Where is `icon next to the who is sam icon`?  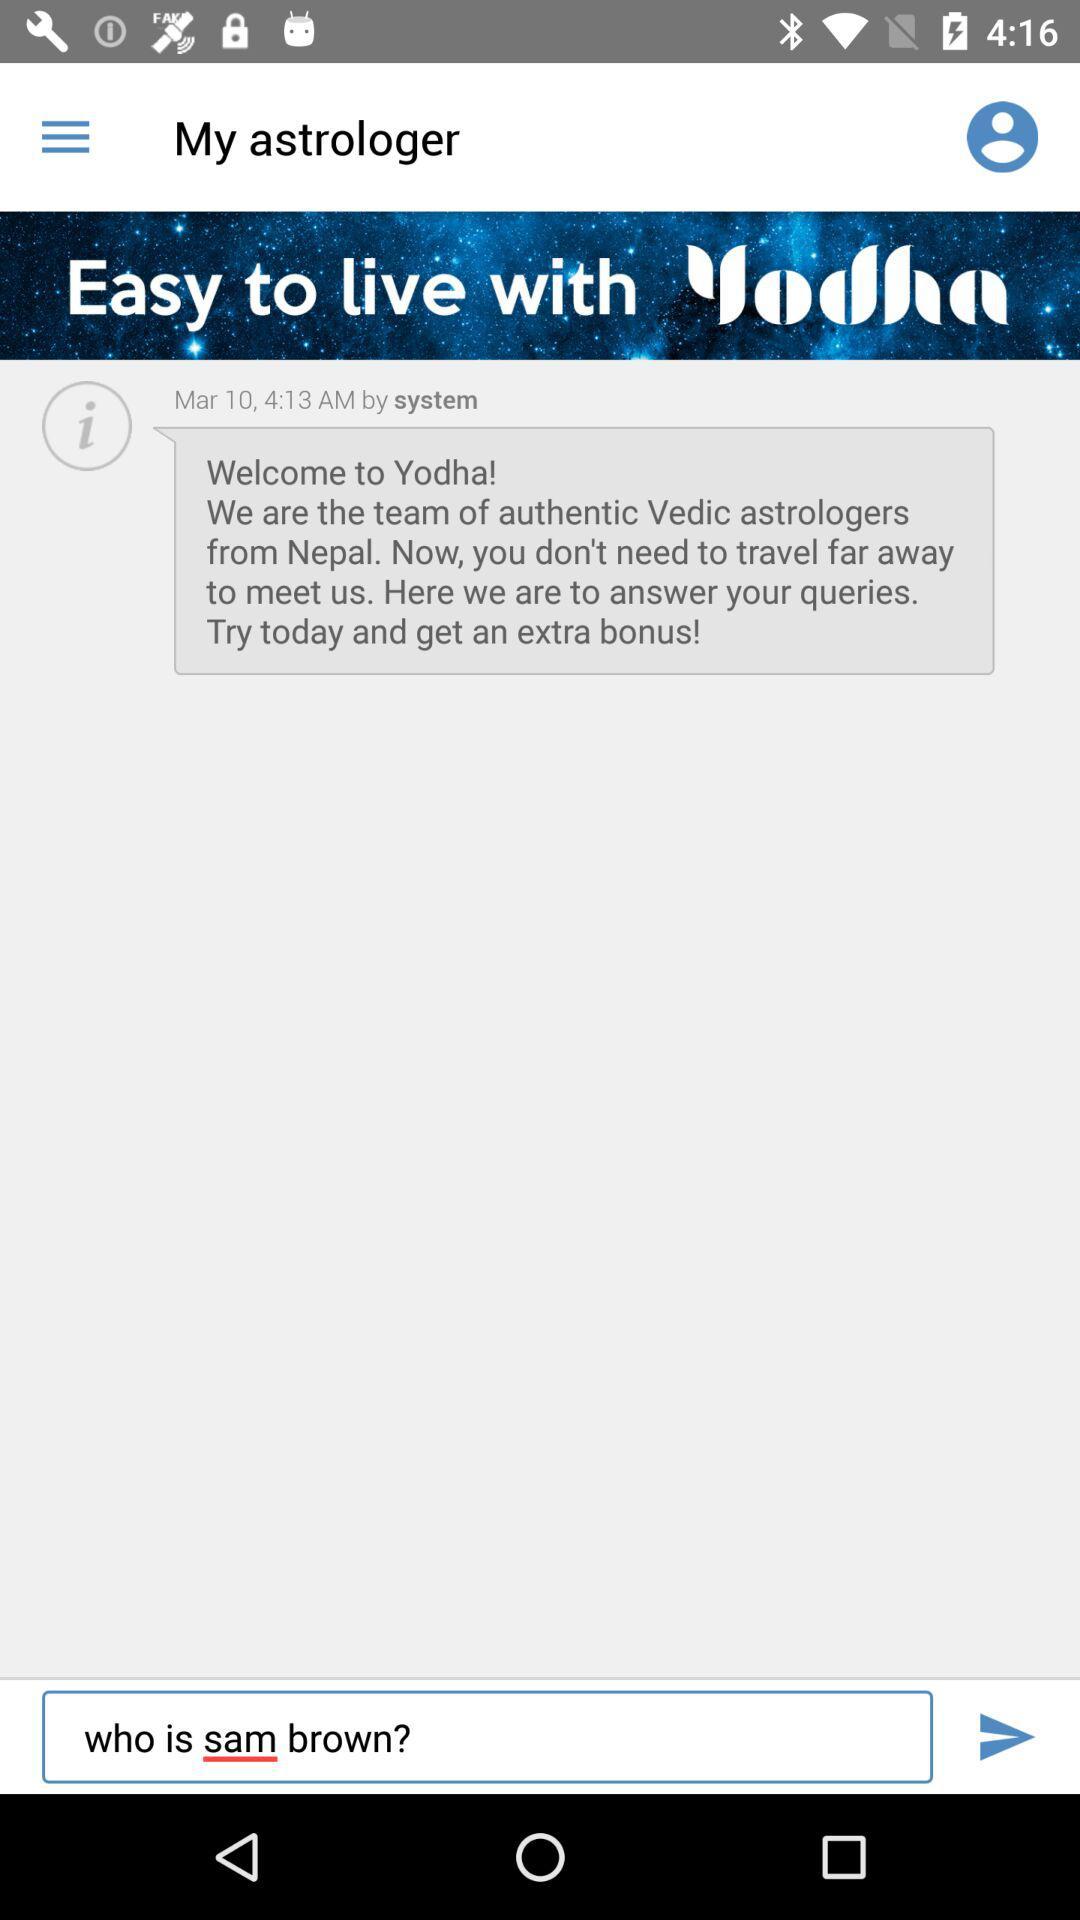
icon next to the who is sam icon is located at coordinates (1006, 1736).